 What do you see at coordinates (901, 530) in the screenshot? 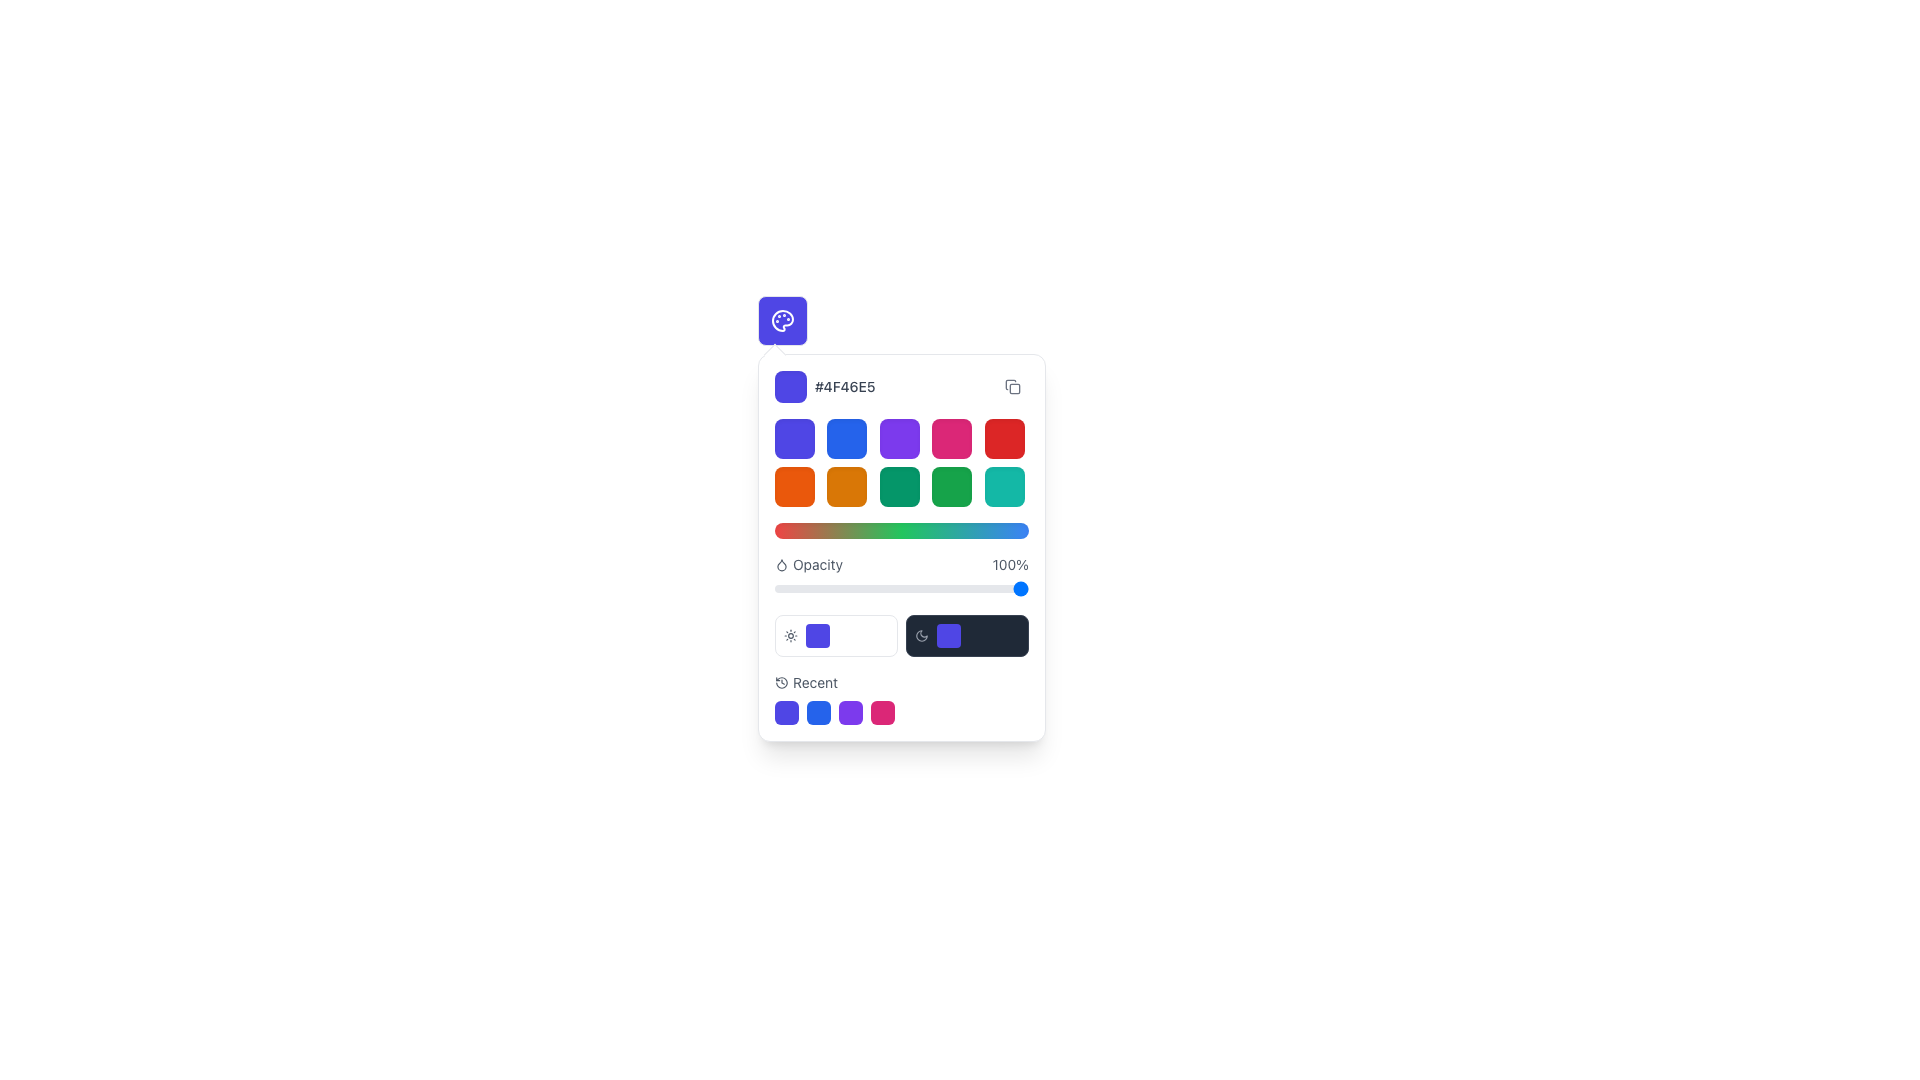
I see `the Gradient bar, which is a horizontal, rectangular bar with rounded edges, styled with a gradient from red to green to blue, located centrally beneath a grid of colorful squares` at bounding box center [901, 530].